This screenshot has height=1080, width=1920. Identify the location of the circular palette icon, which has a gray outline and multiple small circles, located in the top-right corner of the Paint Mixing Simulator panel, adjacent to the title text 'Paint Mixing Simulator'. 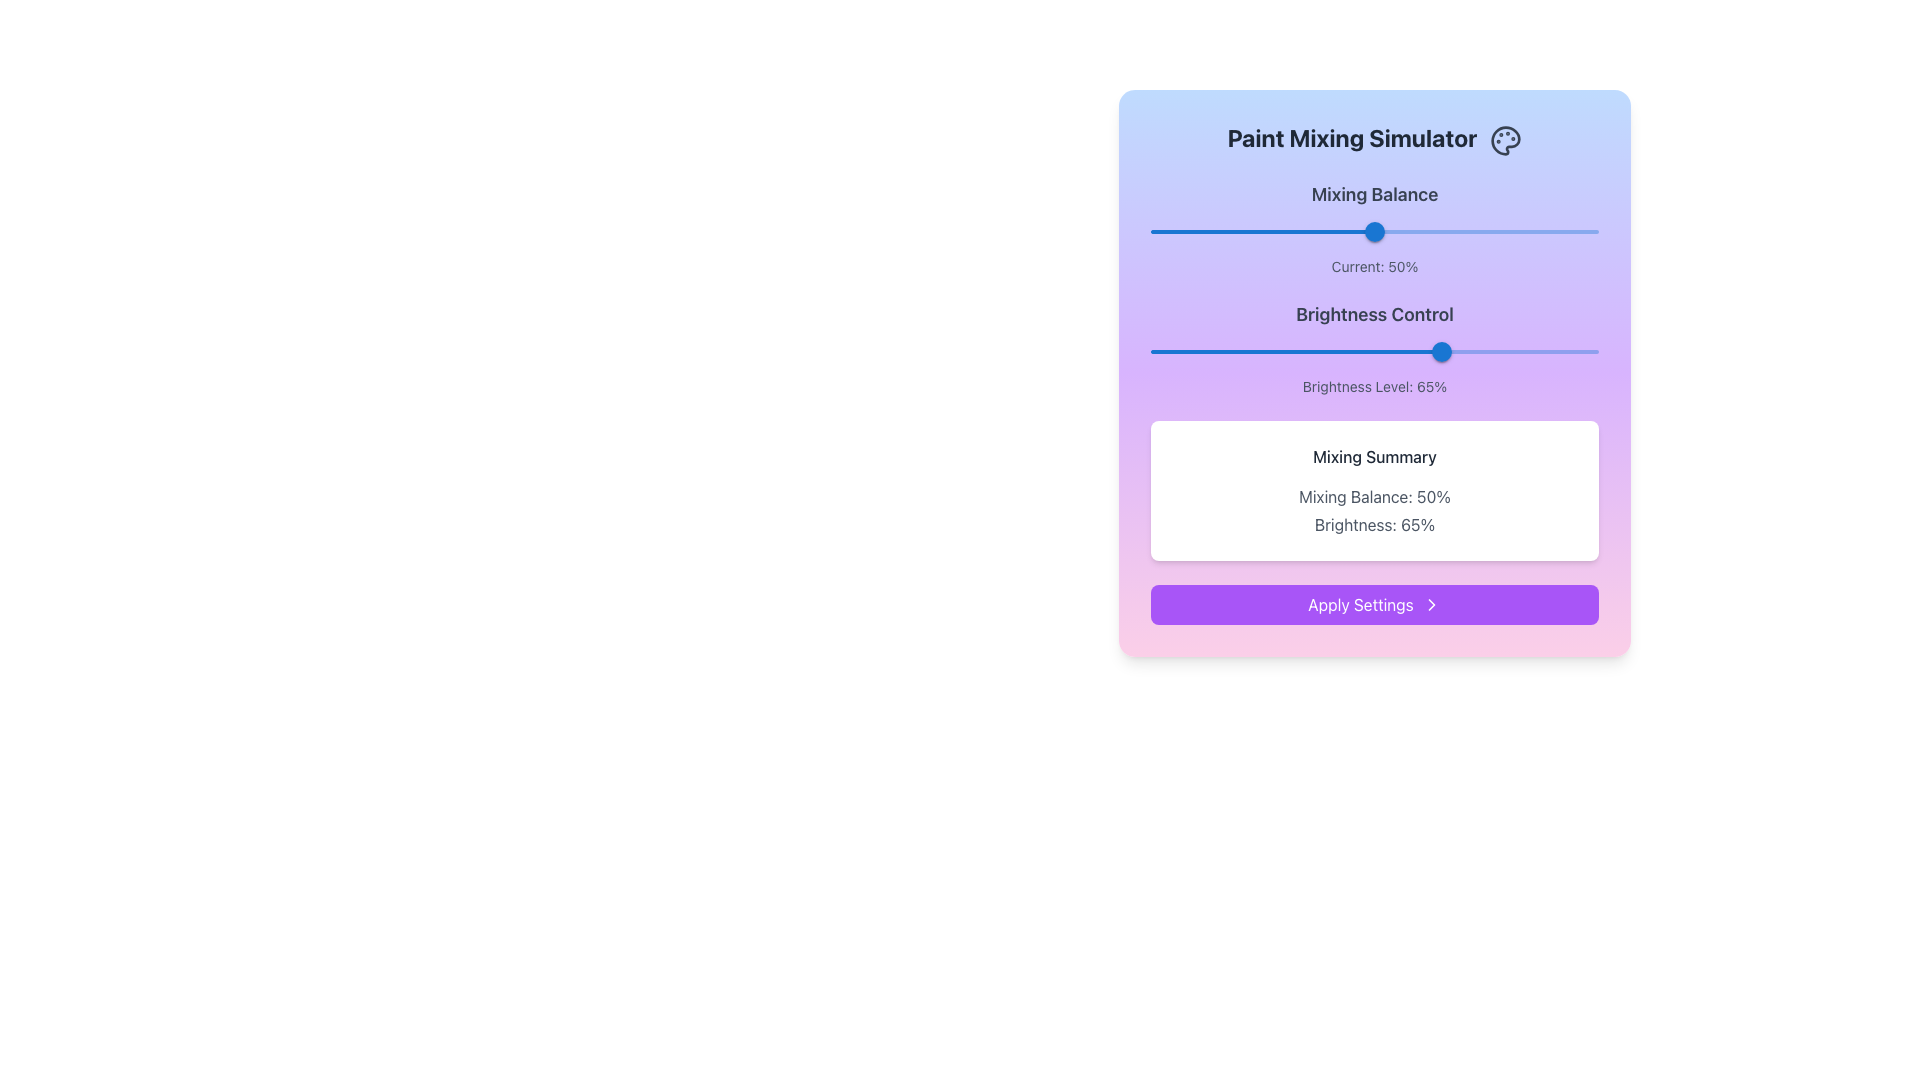
(1506, 139).